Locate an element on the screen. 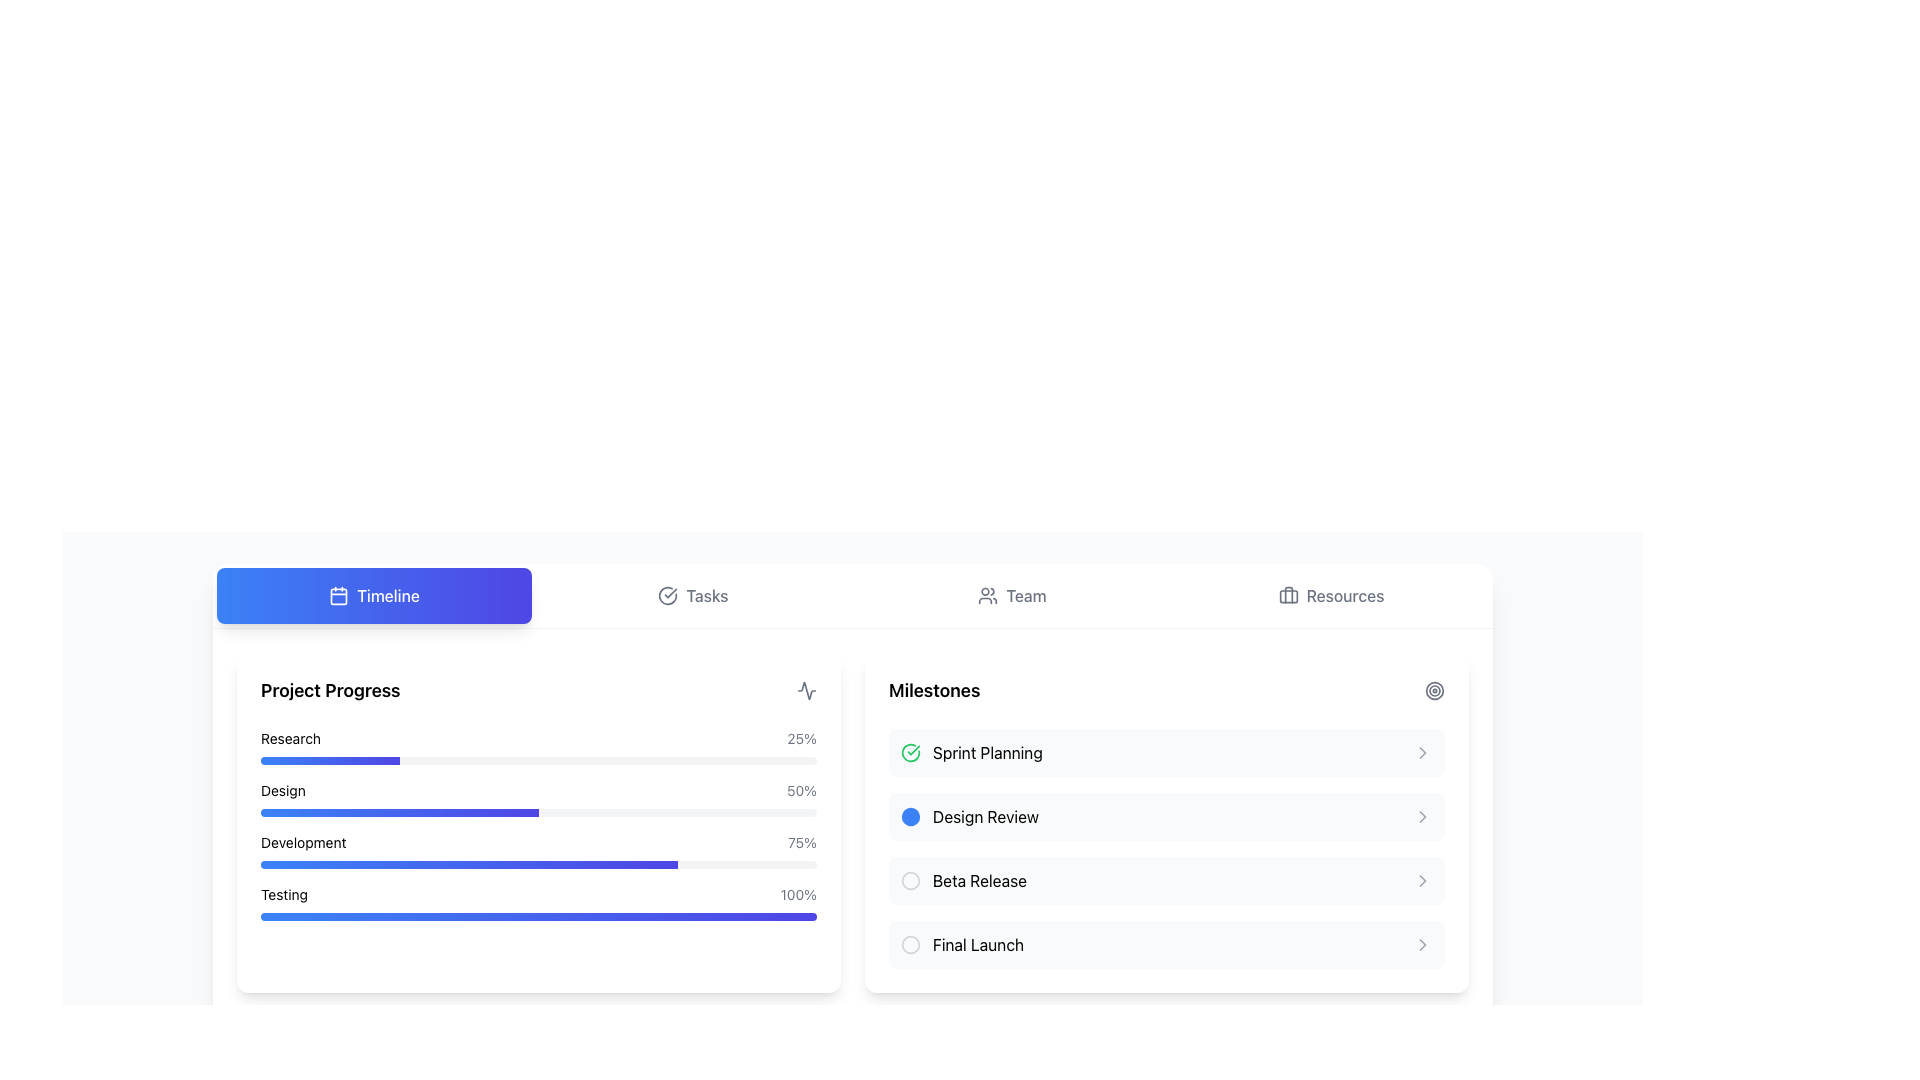  the Progress Indicator labeled 'Research' that shows '25%' in the 'Project Progress' section, located in the top-left quadrant of the interface is located at coordinates (538, 747).